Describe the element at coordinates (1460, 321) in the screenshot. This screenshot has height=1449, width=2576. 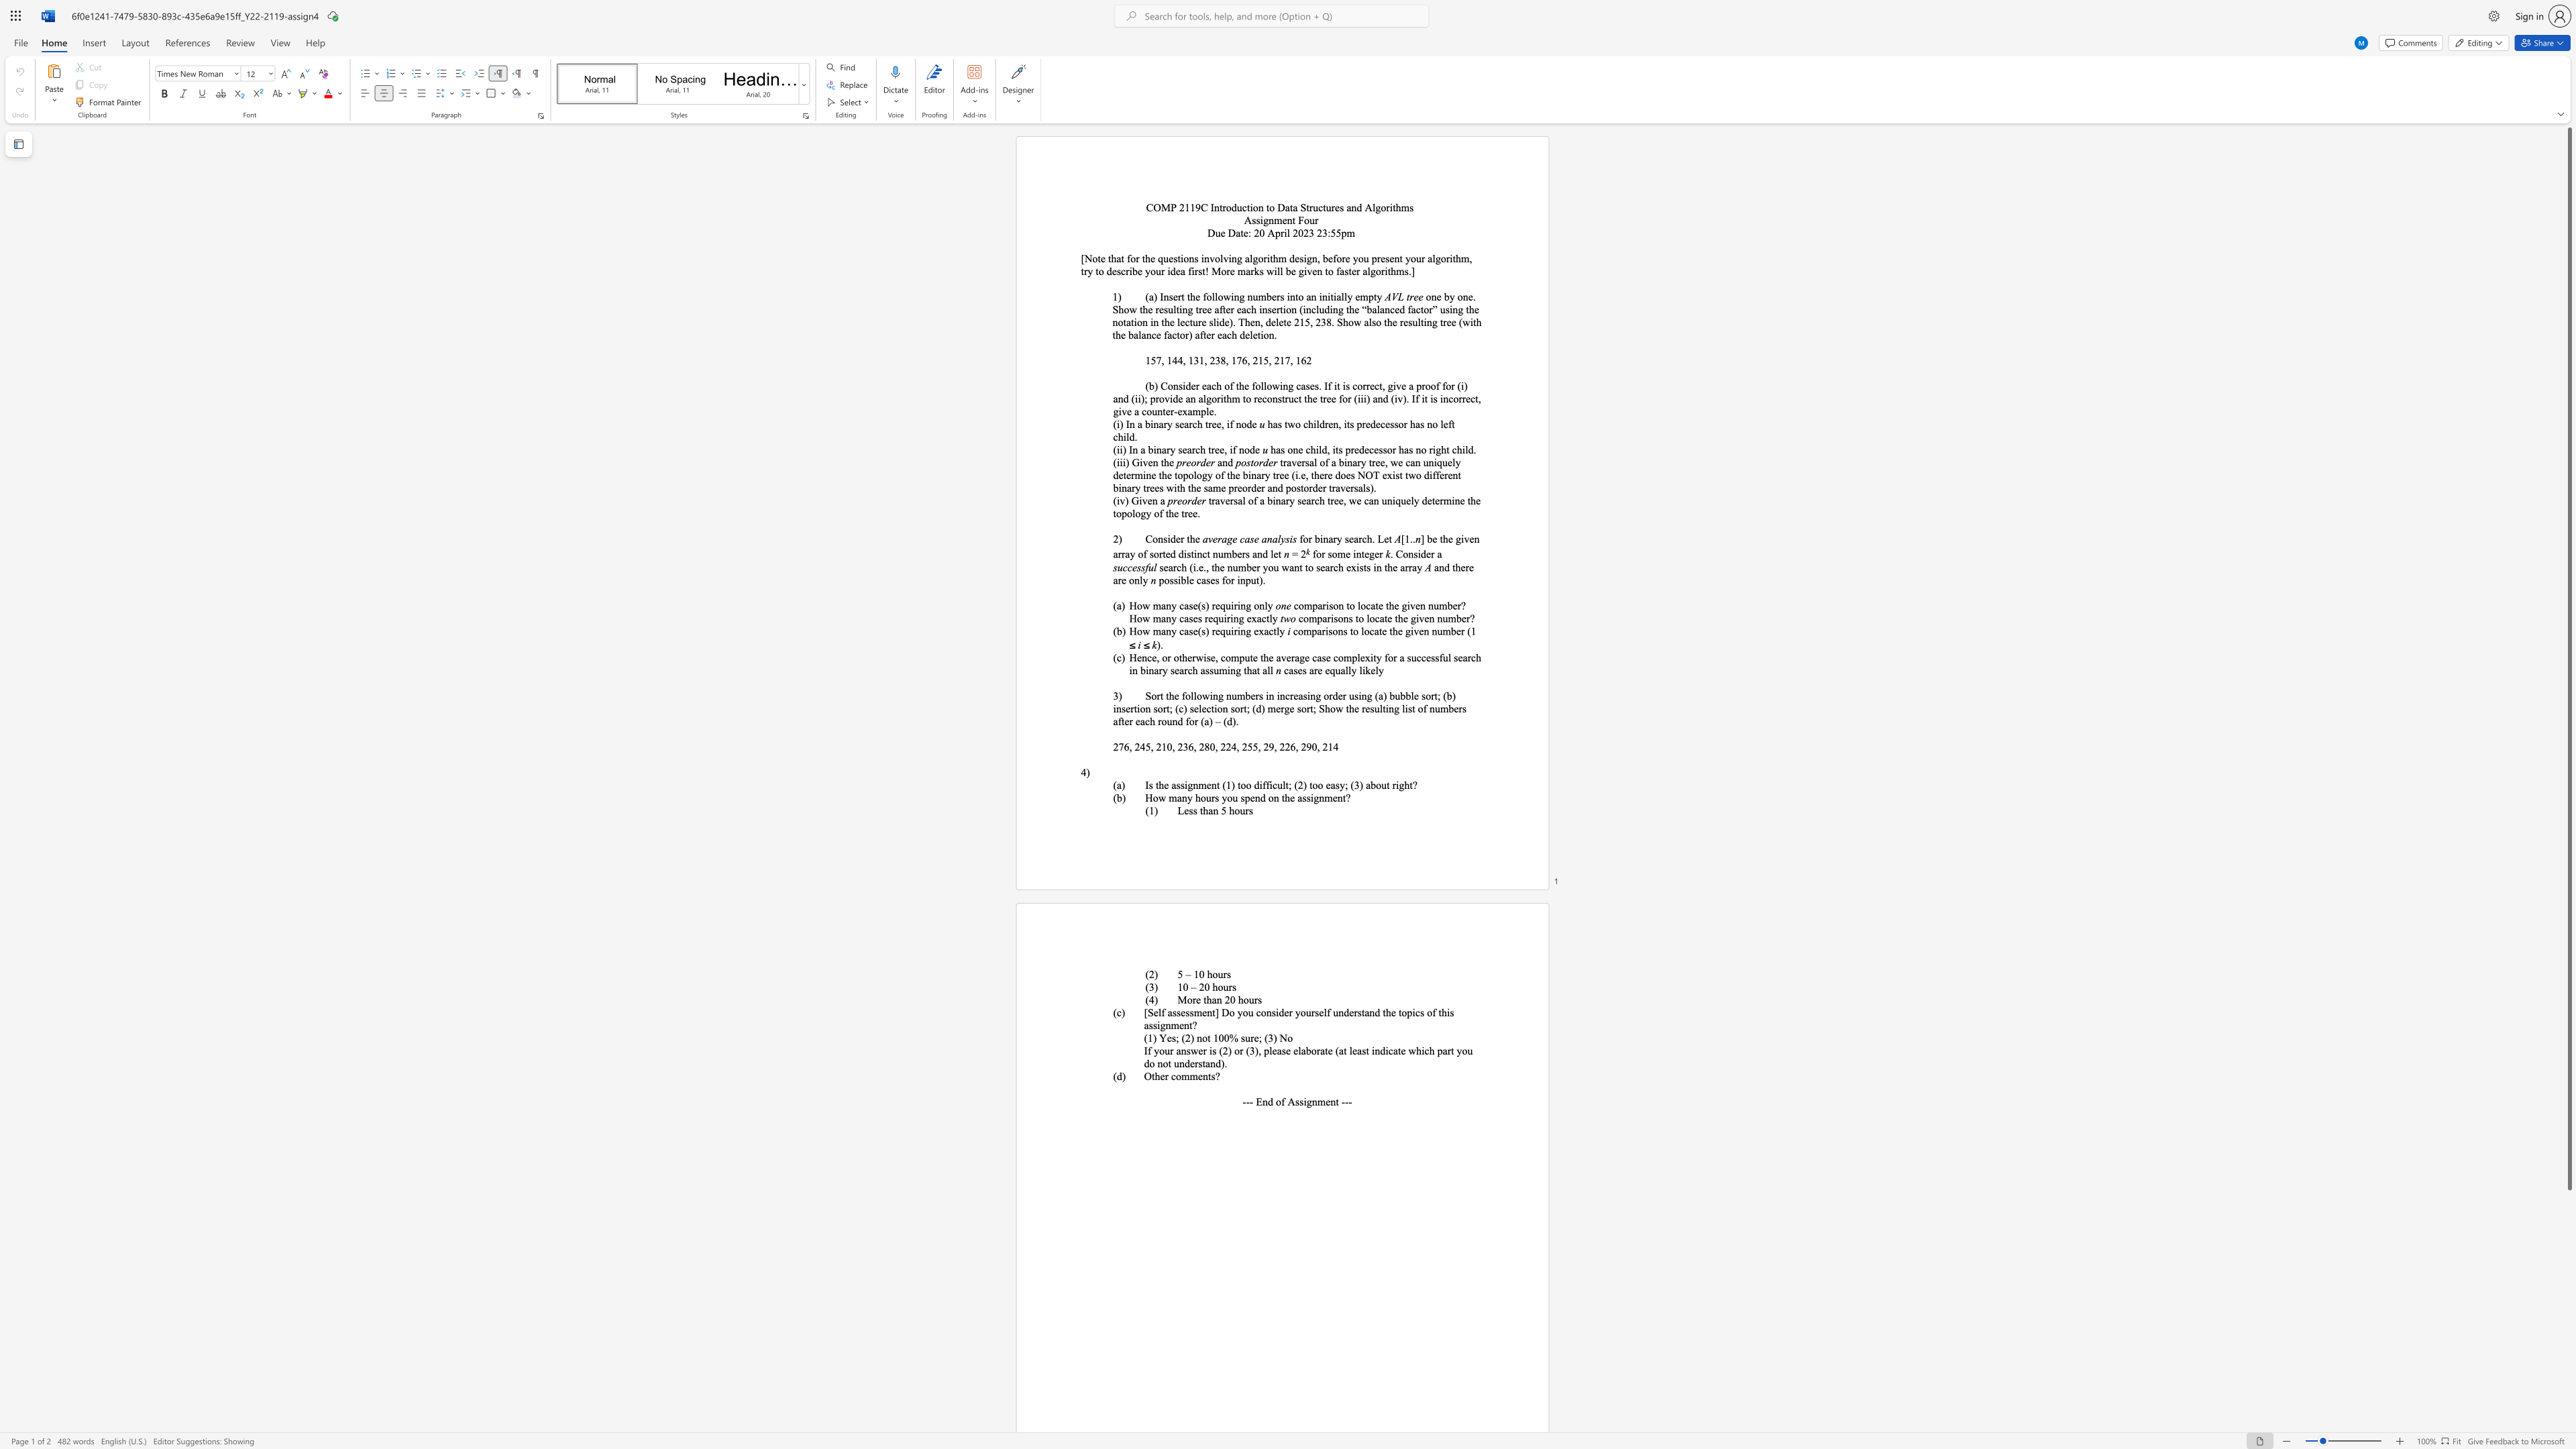
I see `the 2th character "(" in the text` at that location.